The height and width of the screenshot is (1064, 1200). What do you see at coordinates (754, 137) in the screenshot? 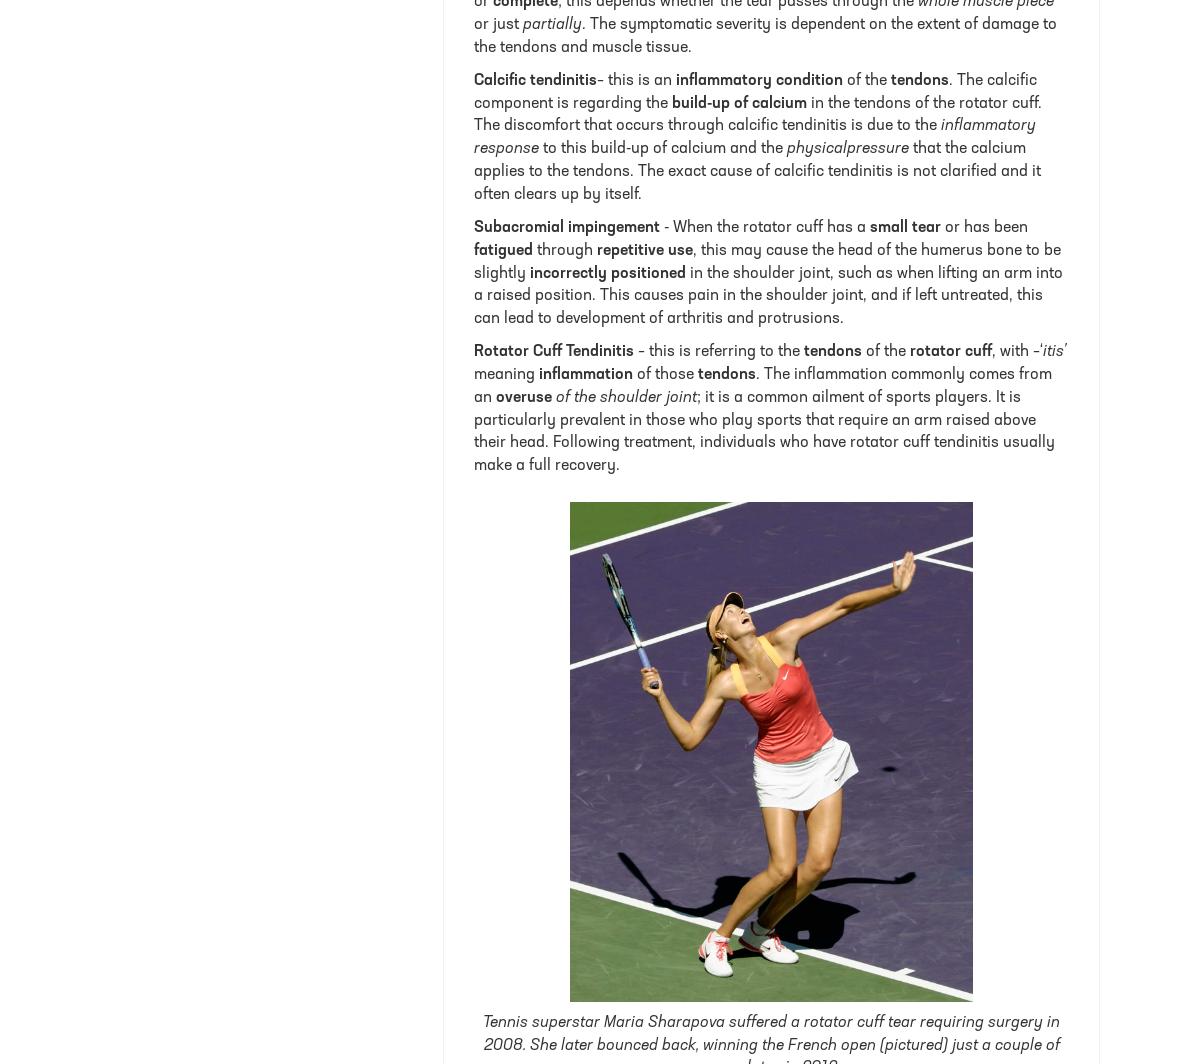
I see `'inflammatory response'` at bounding box center [754, 137].